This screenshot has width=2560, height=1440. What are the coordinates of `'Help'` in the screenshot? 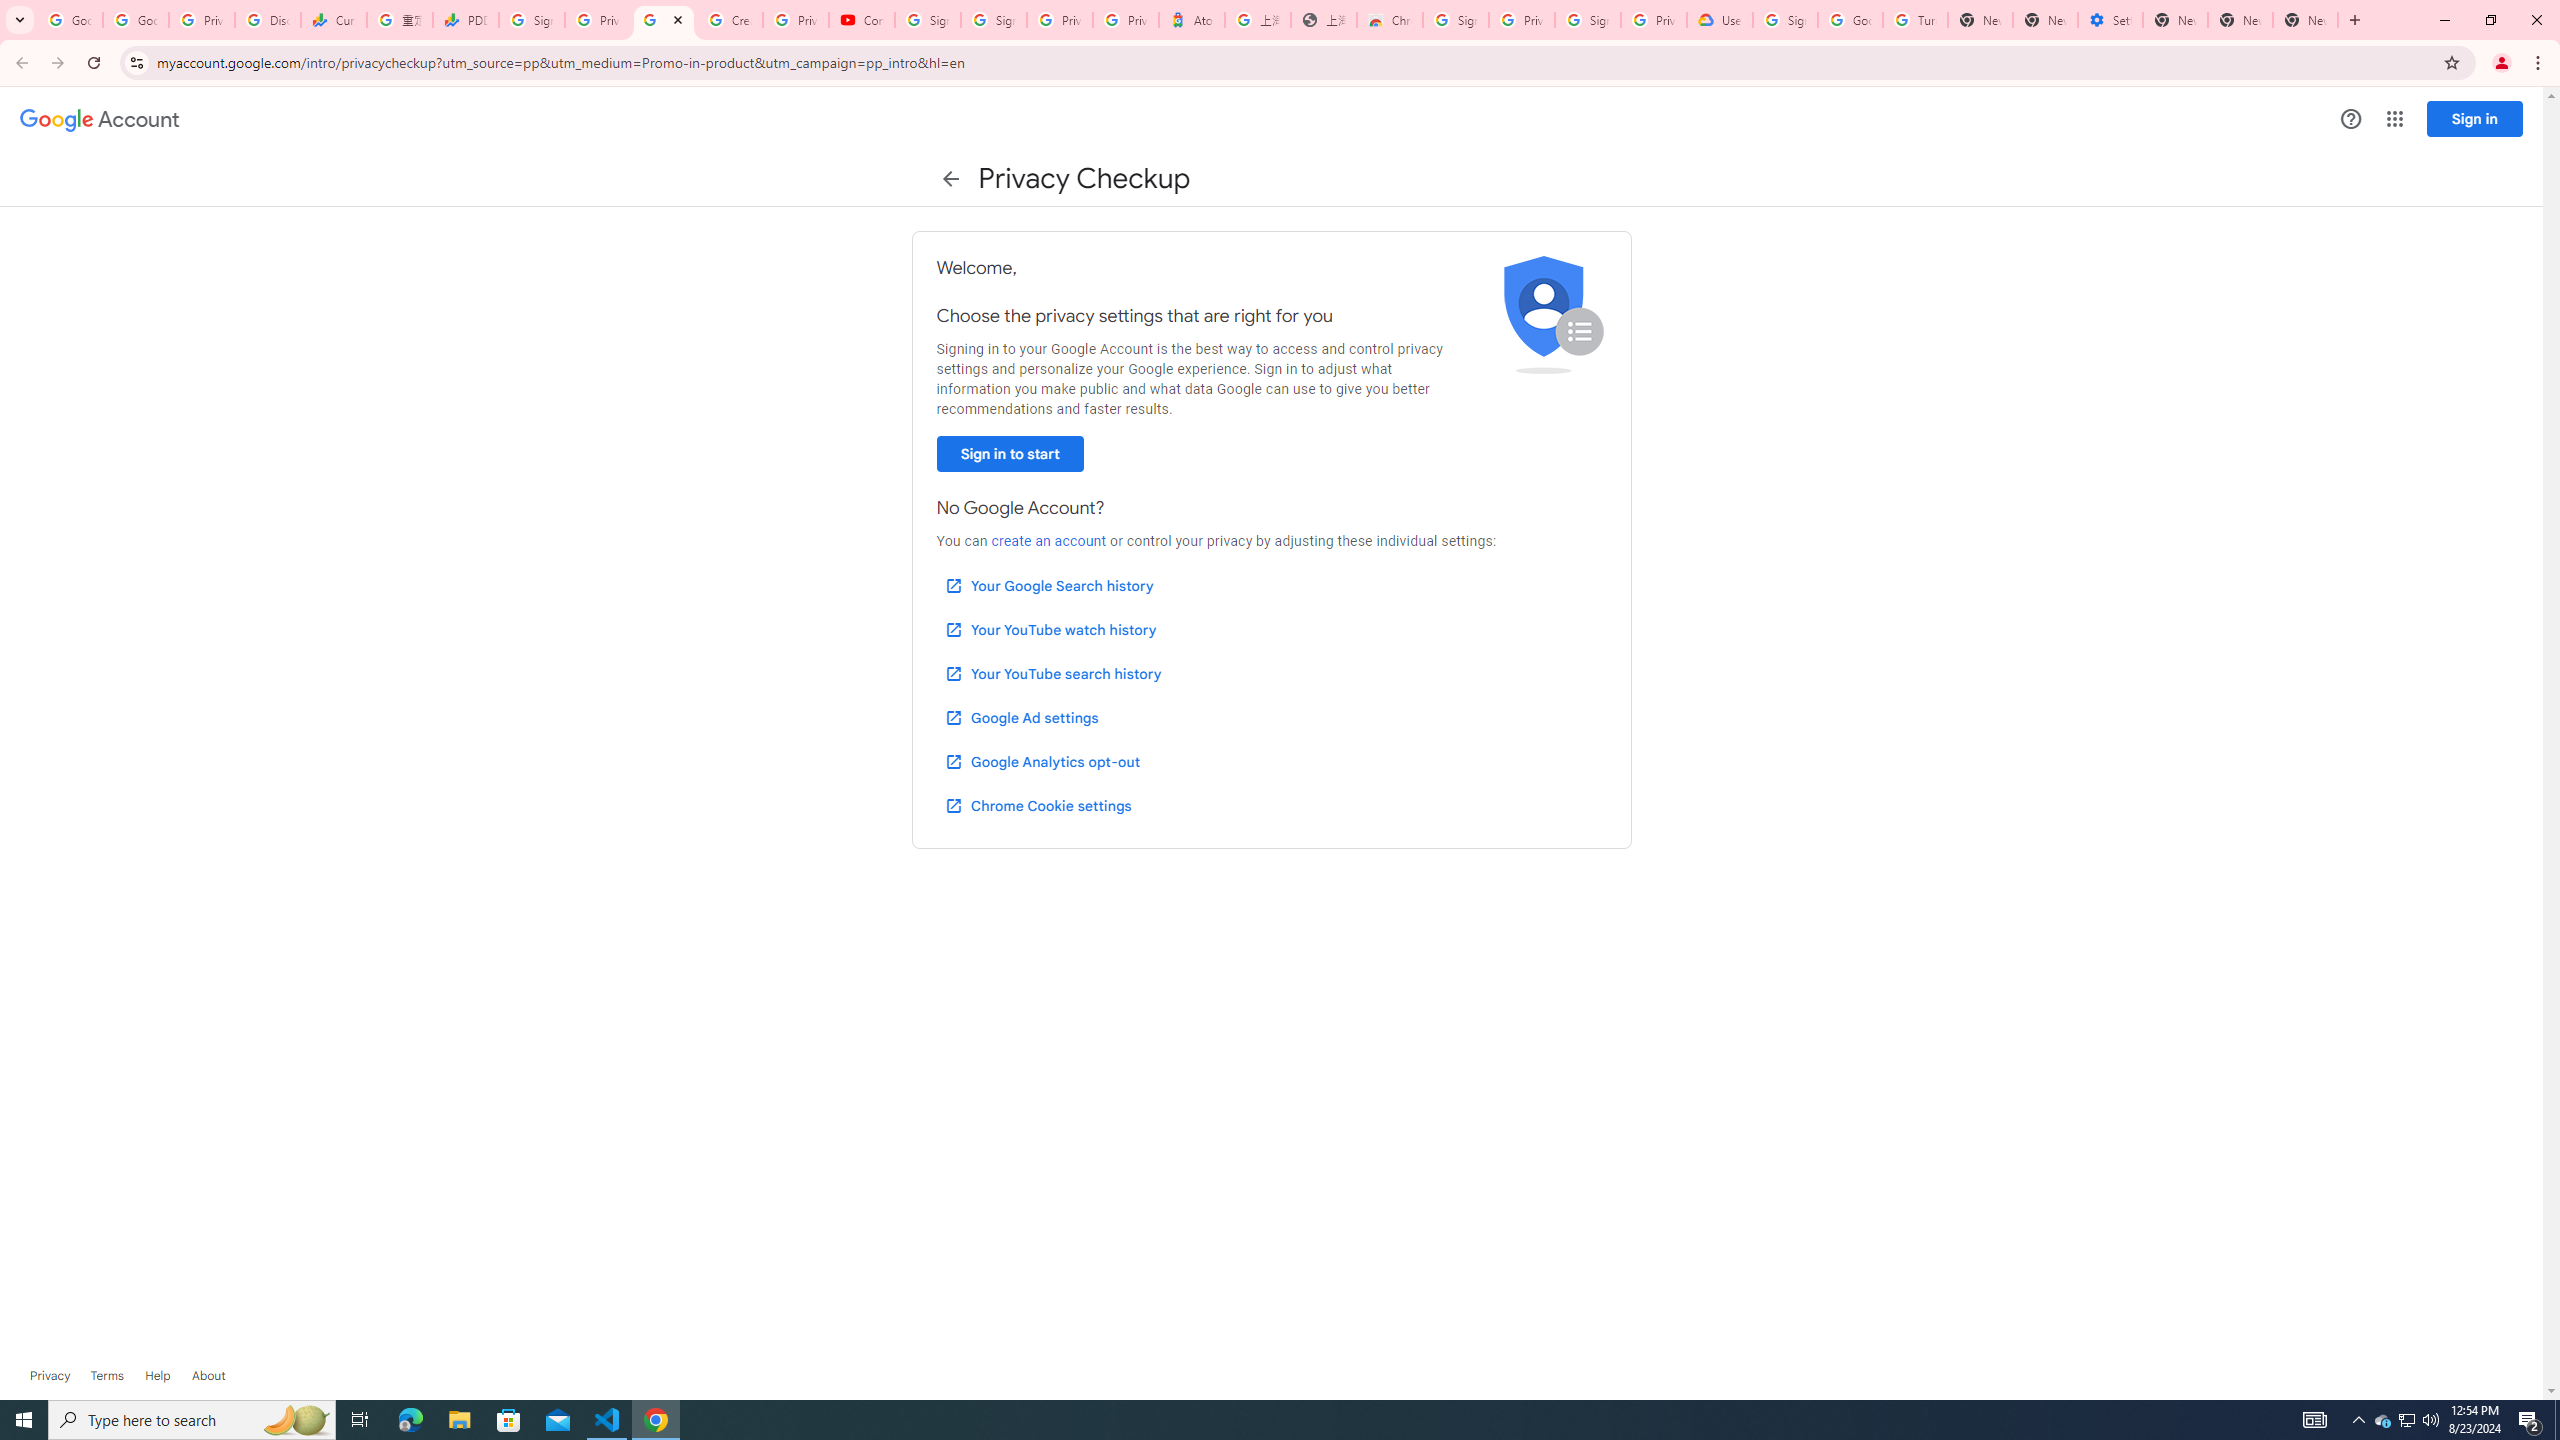 It's located at (156, 1374).